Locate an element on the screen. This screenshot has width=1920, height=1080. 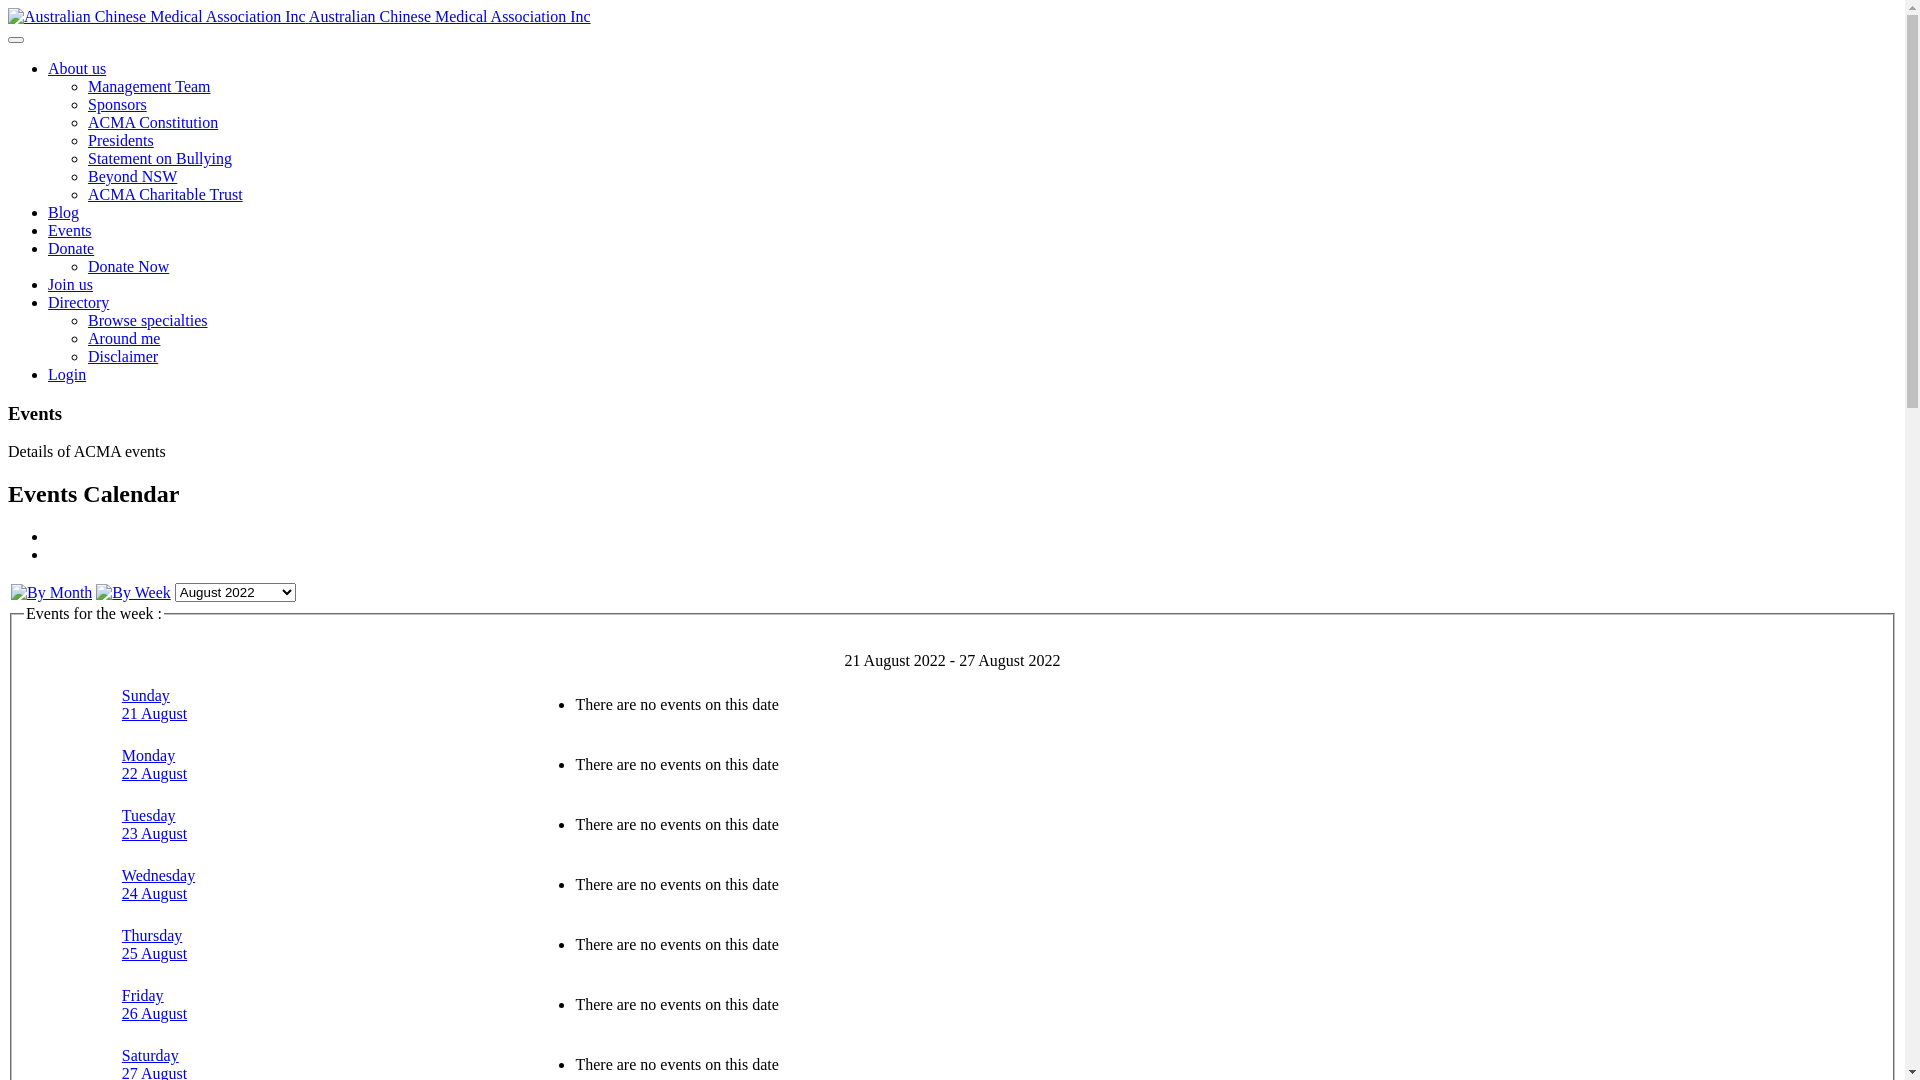
'ACMA Constitution' is located at coordinates (152, 122).